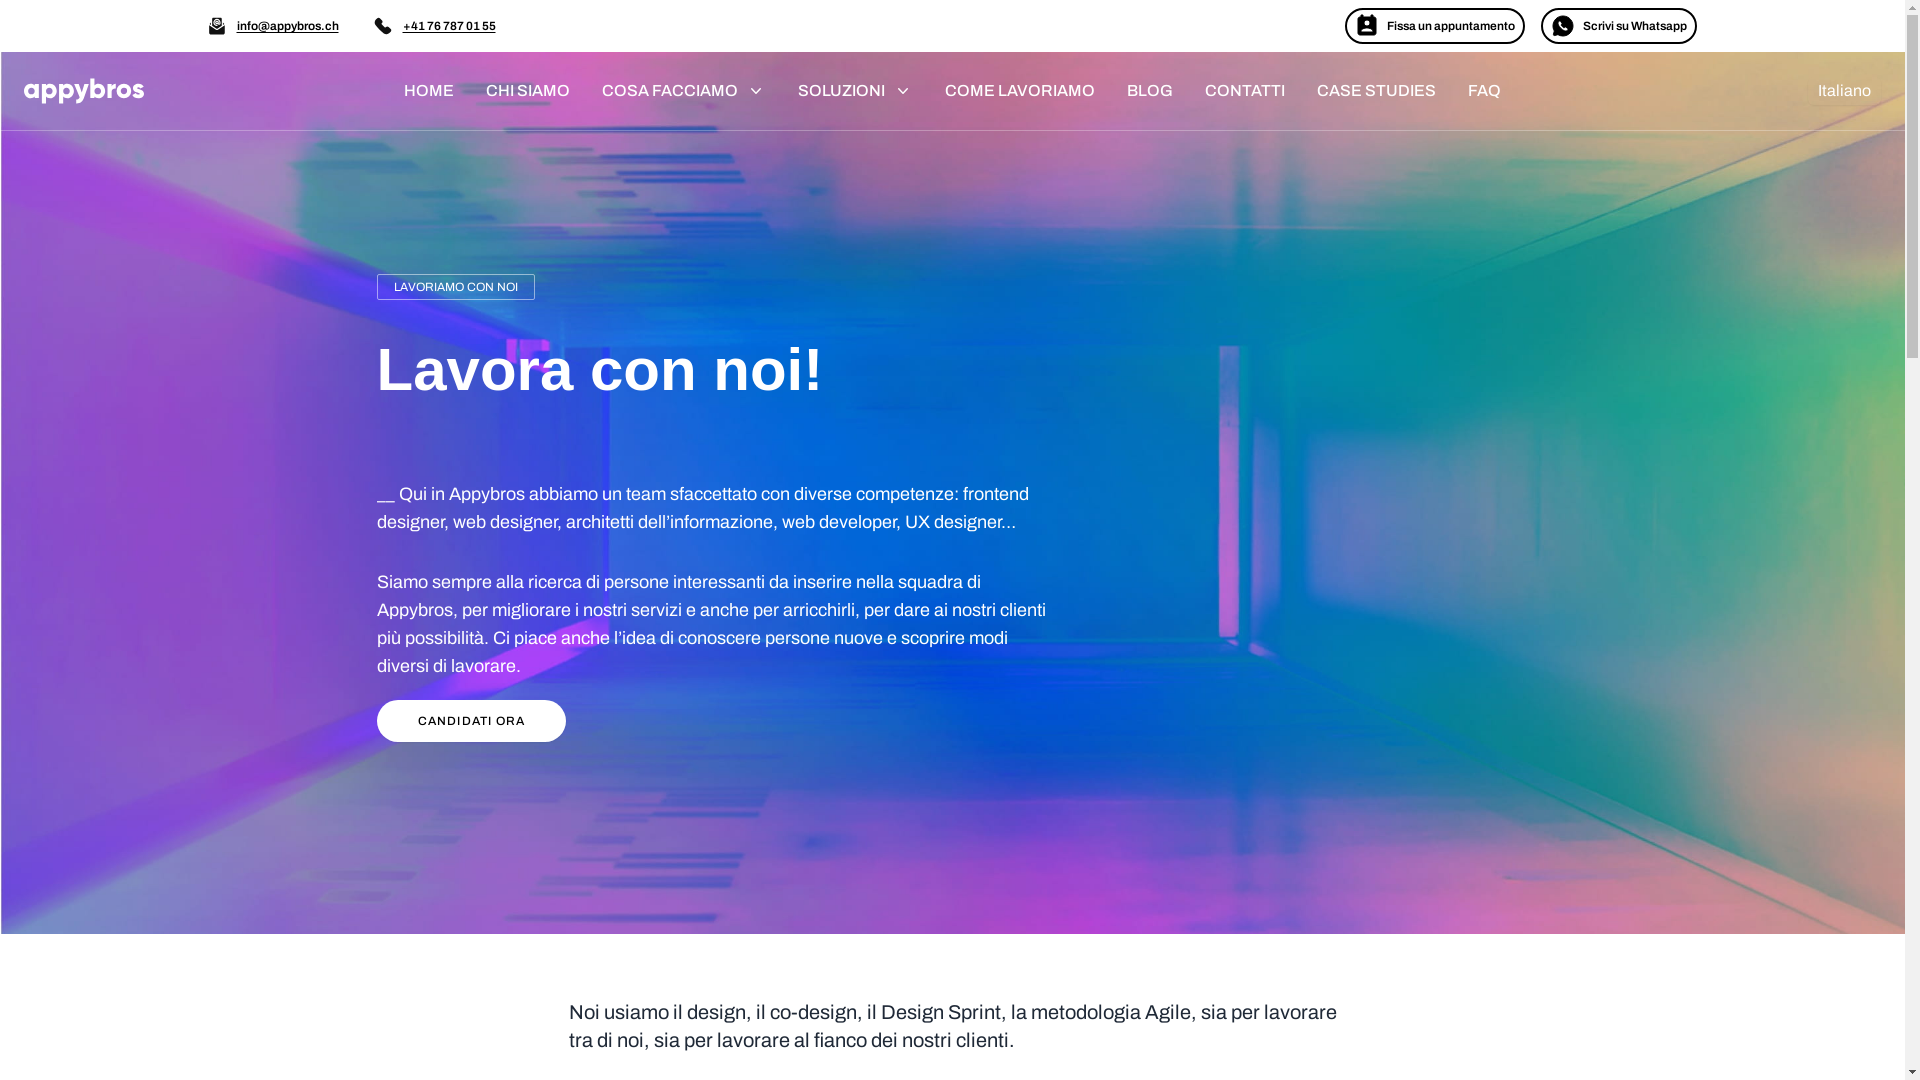 The width and height of the screenshot is (1920, 1080). I want to click on 'CHI SIAMO', so click(528, 91).